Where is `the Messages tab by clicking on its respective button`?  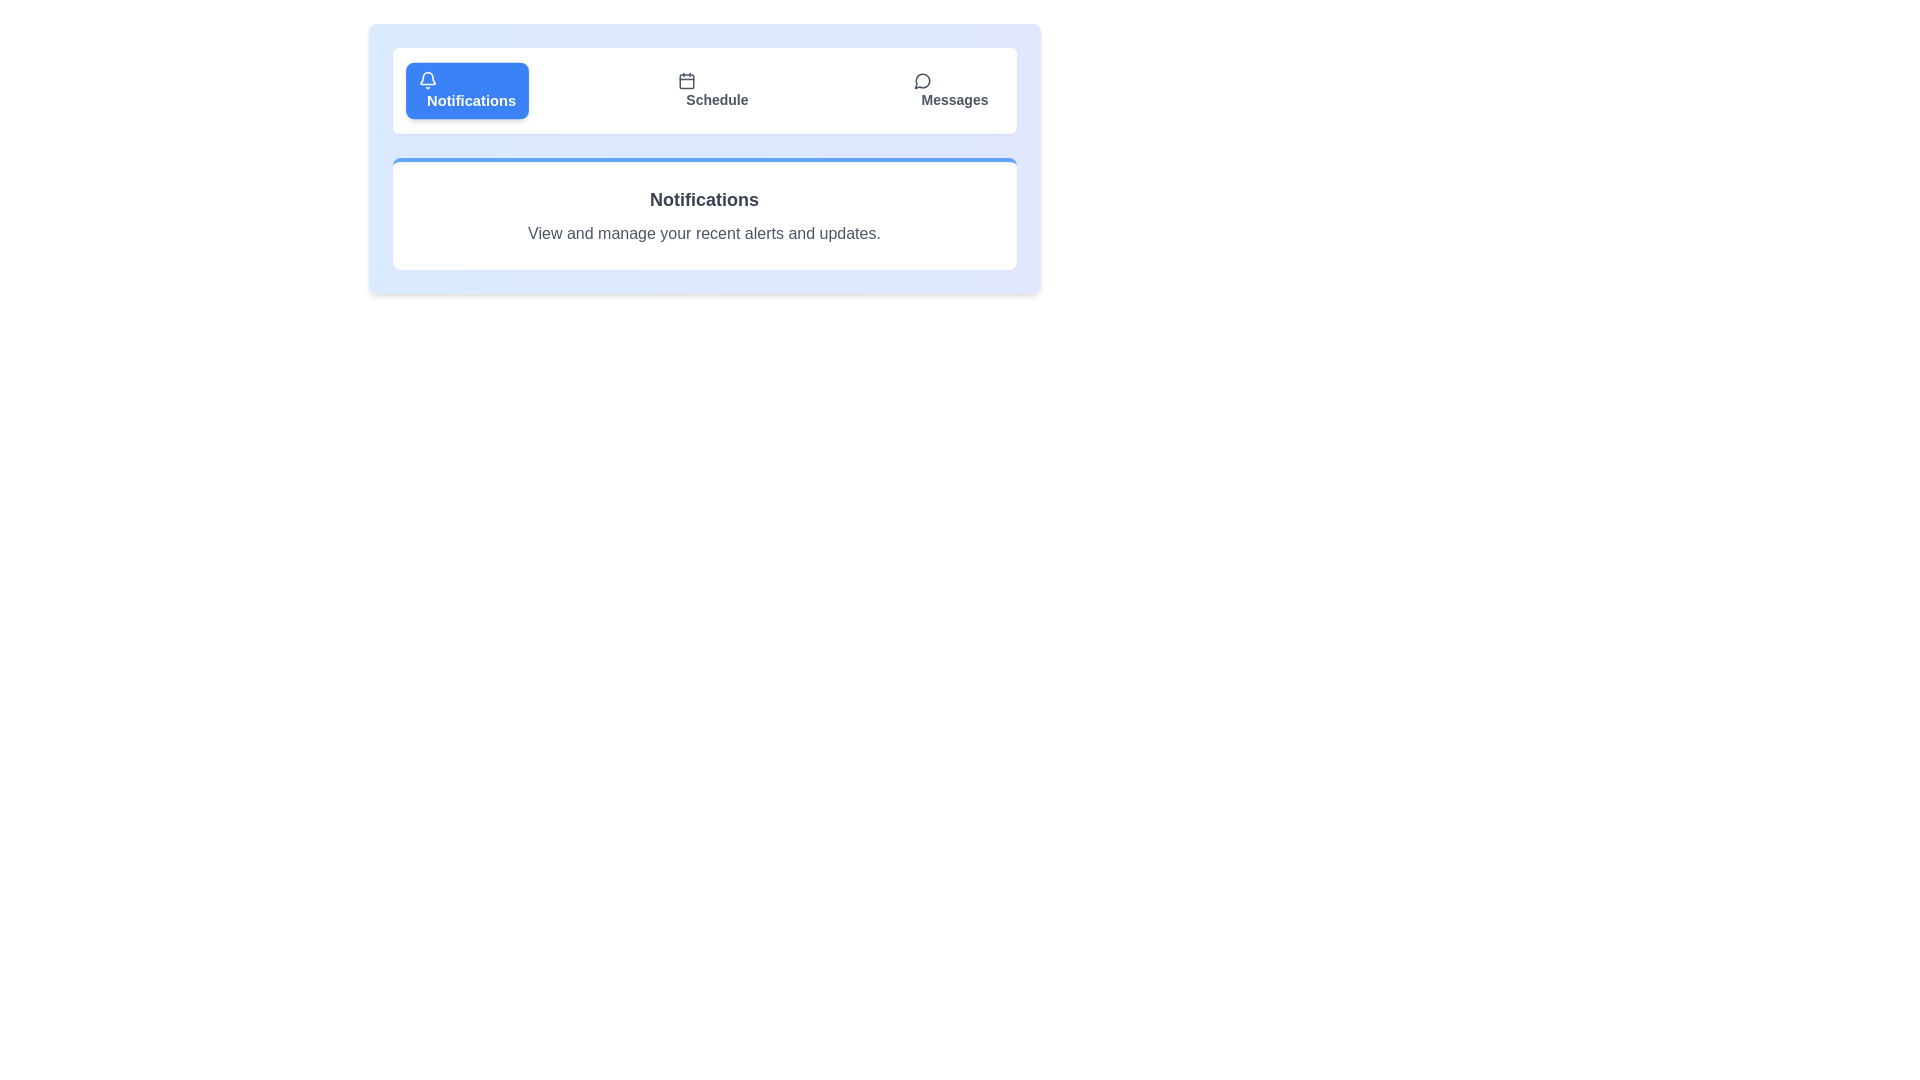
the Messages tab by clicking on its respective button is located at coordinates (949, 91).